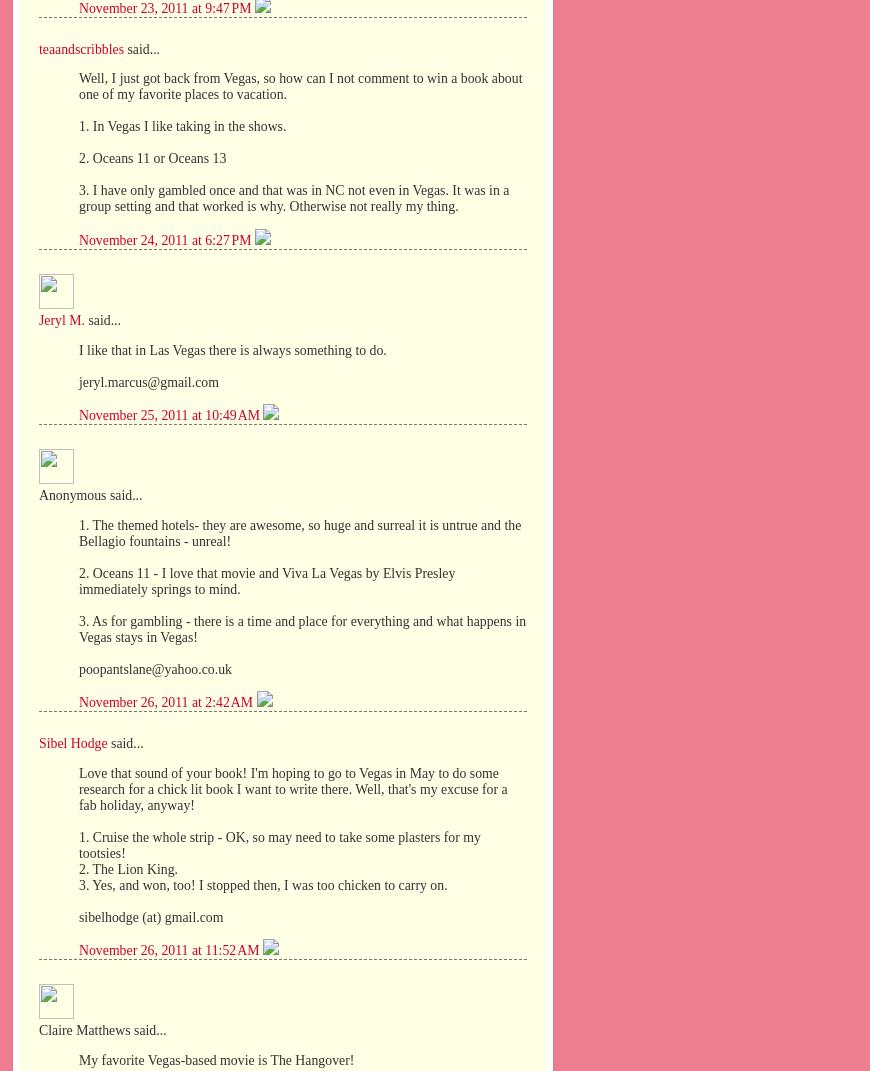 This screenshot has height=1071, width=870. What do you see at coordinates (71, 742) in the screenshot?
I see `'Sibel Hodge'` at bounding box center [71, 742].